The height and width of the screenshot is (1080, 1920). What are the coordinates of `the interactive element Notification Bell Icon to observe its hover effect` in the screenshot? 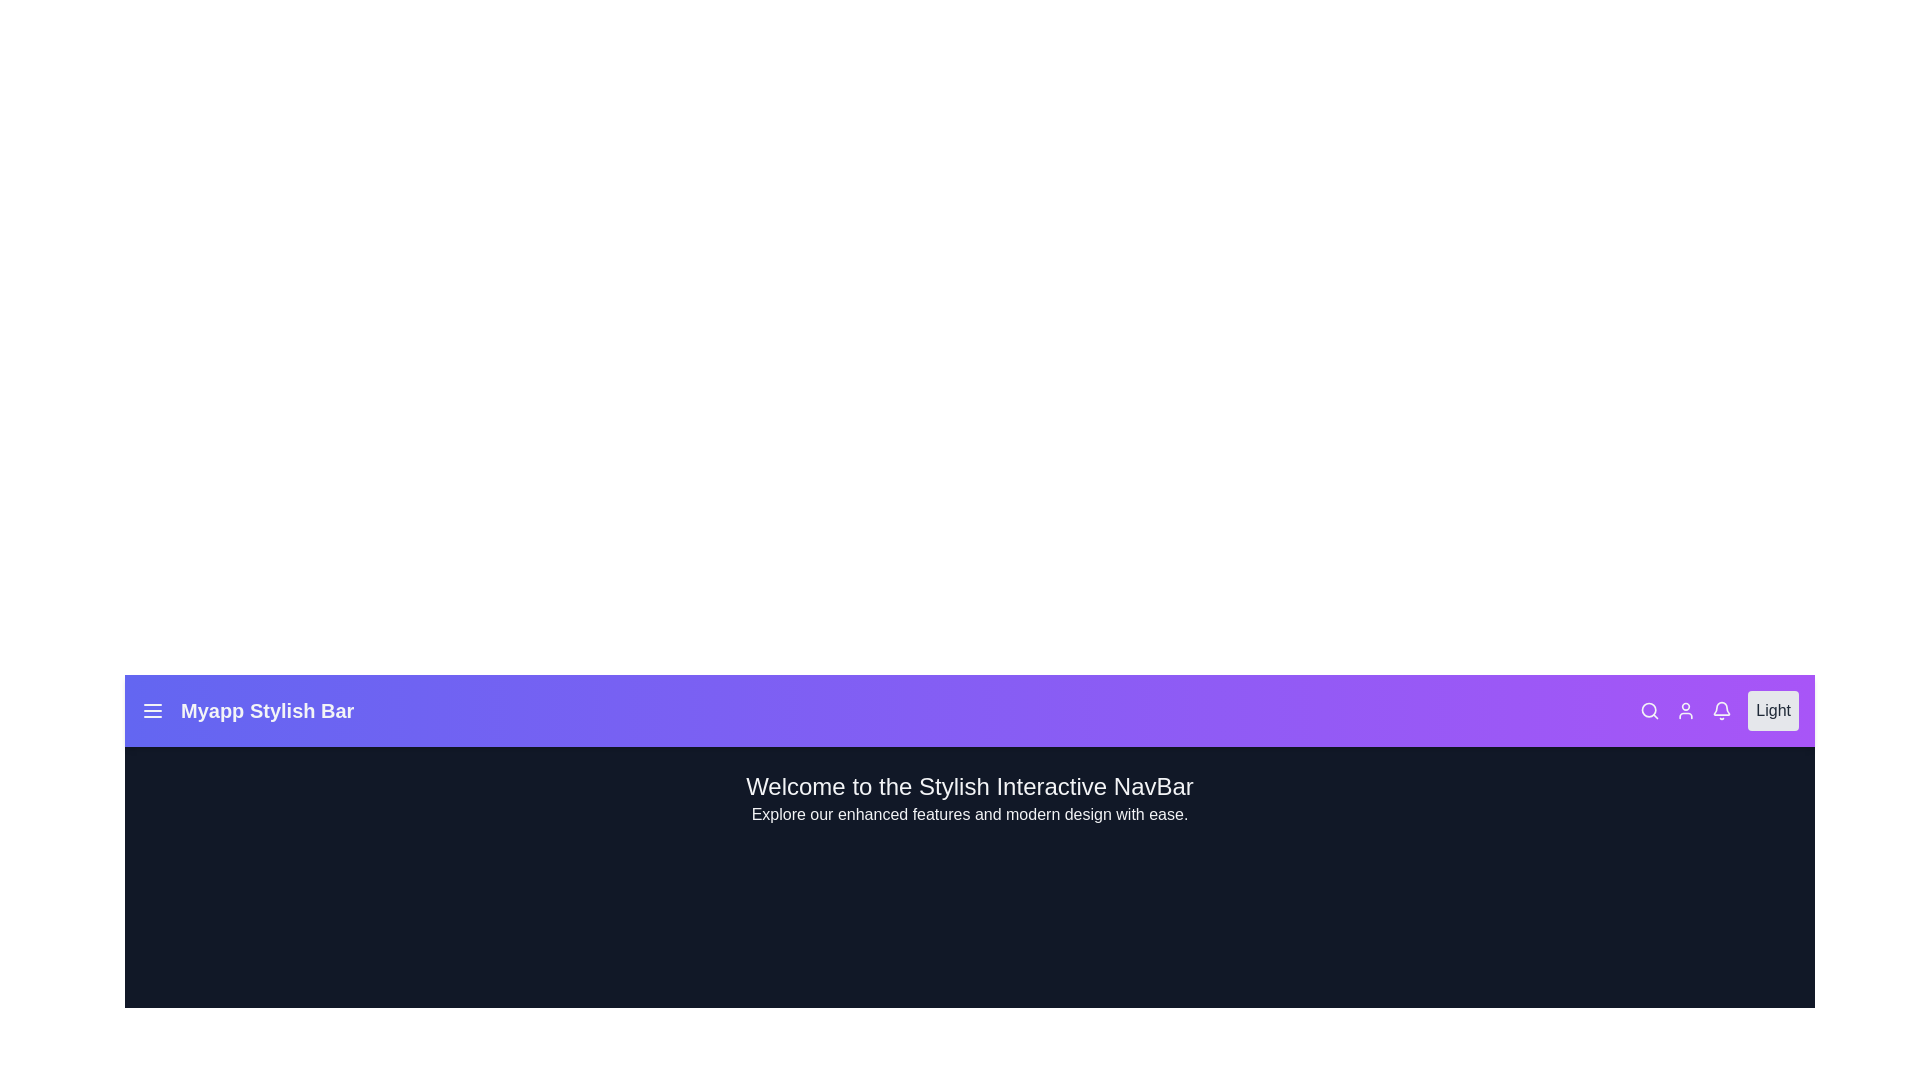 It's located at (1721, 709).